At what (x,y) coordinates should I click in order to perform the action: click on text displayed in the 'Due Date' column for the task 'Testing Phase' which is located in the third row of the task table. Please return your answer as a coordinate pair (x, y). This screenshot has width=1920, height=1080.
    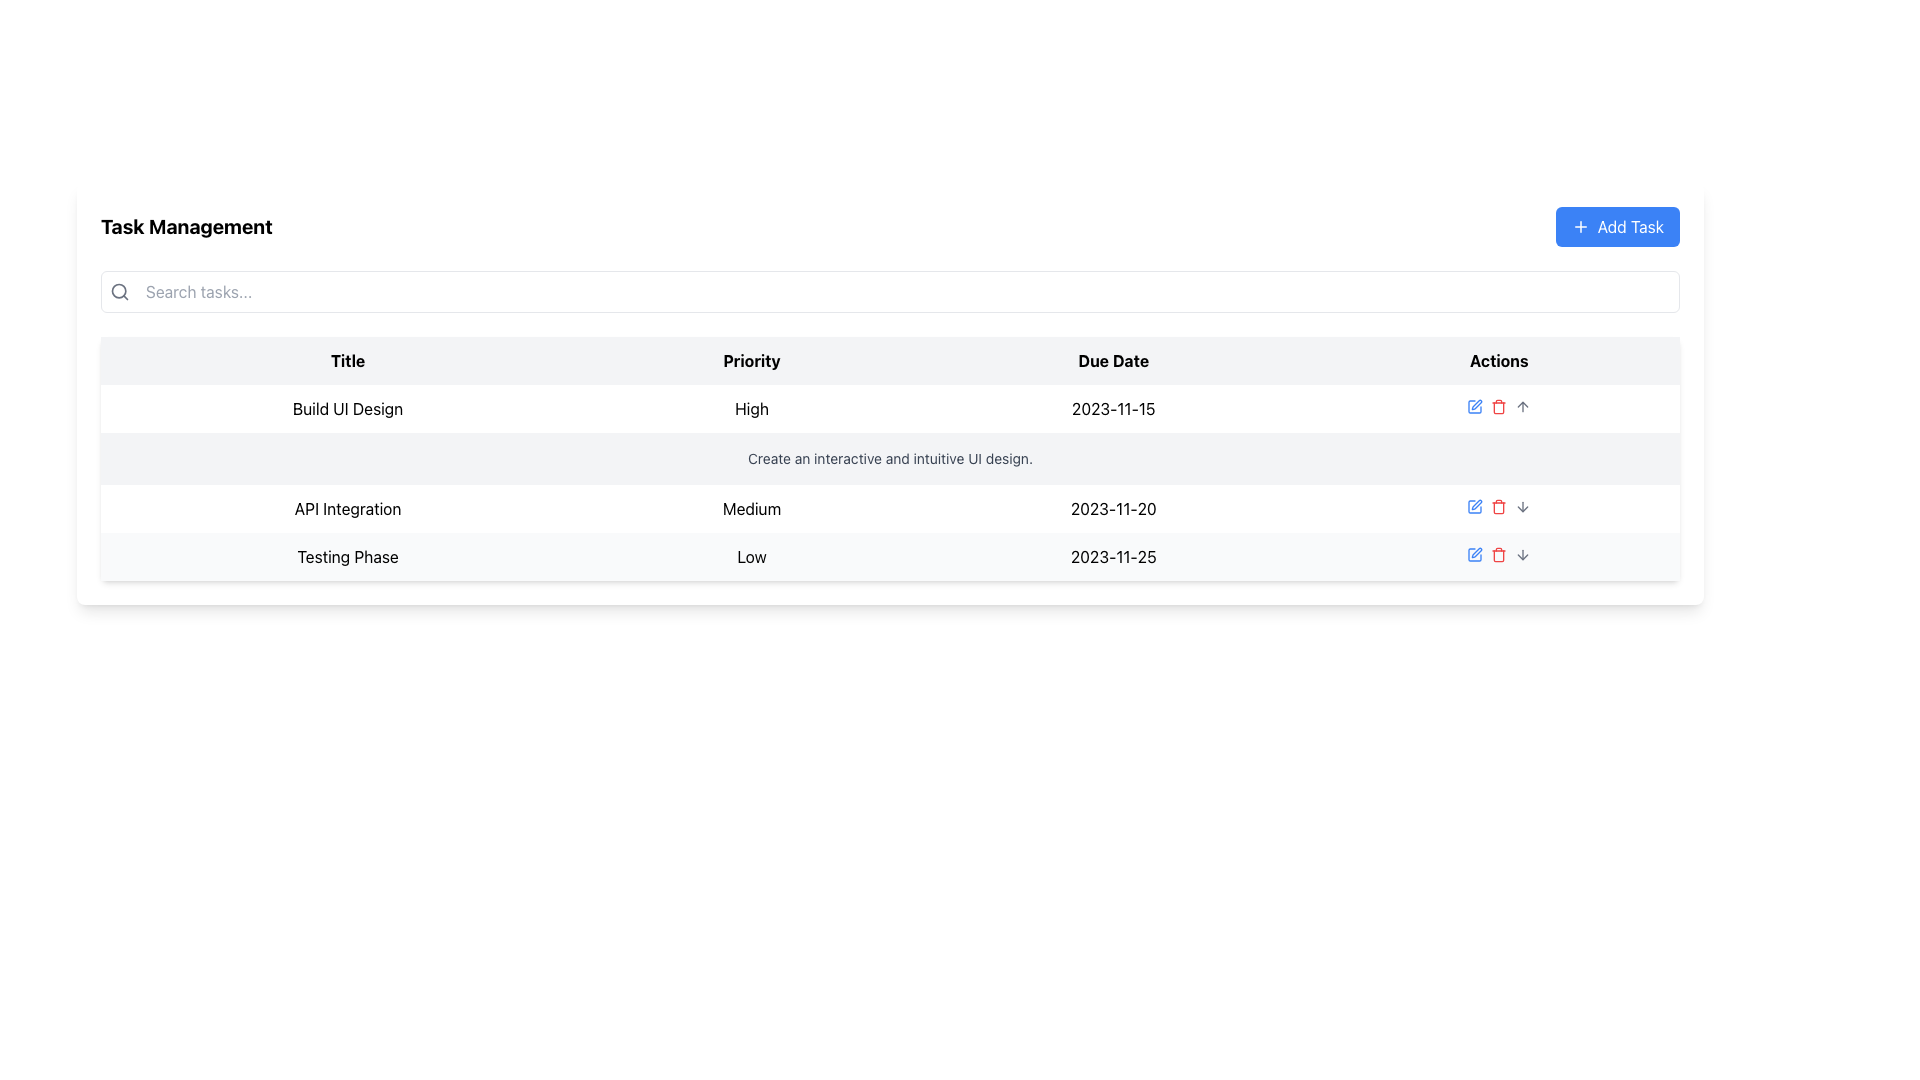
    Looking at the image, I should click on (1112, 556).